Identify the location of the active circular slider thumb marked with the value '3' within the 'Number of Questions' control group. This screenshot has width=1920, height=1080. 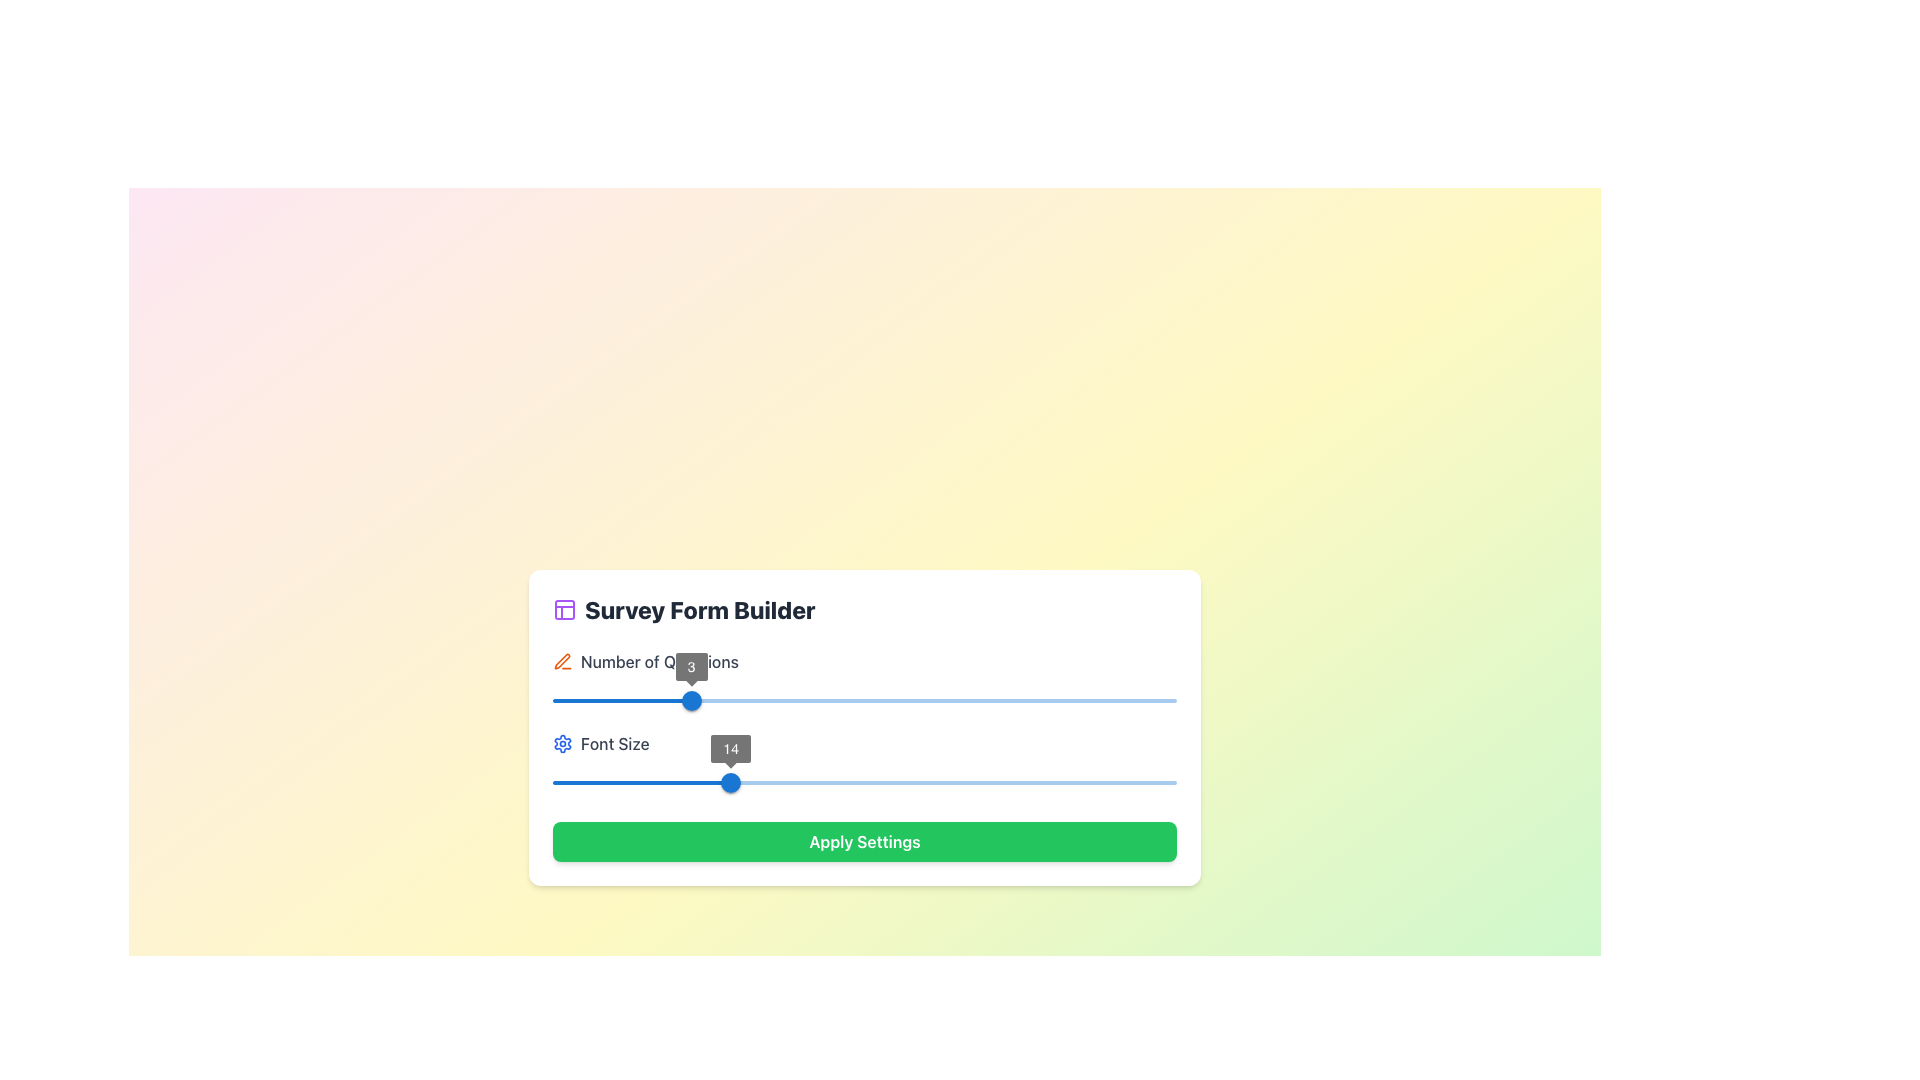
(691, 700).